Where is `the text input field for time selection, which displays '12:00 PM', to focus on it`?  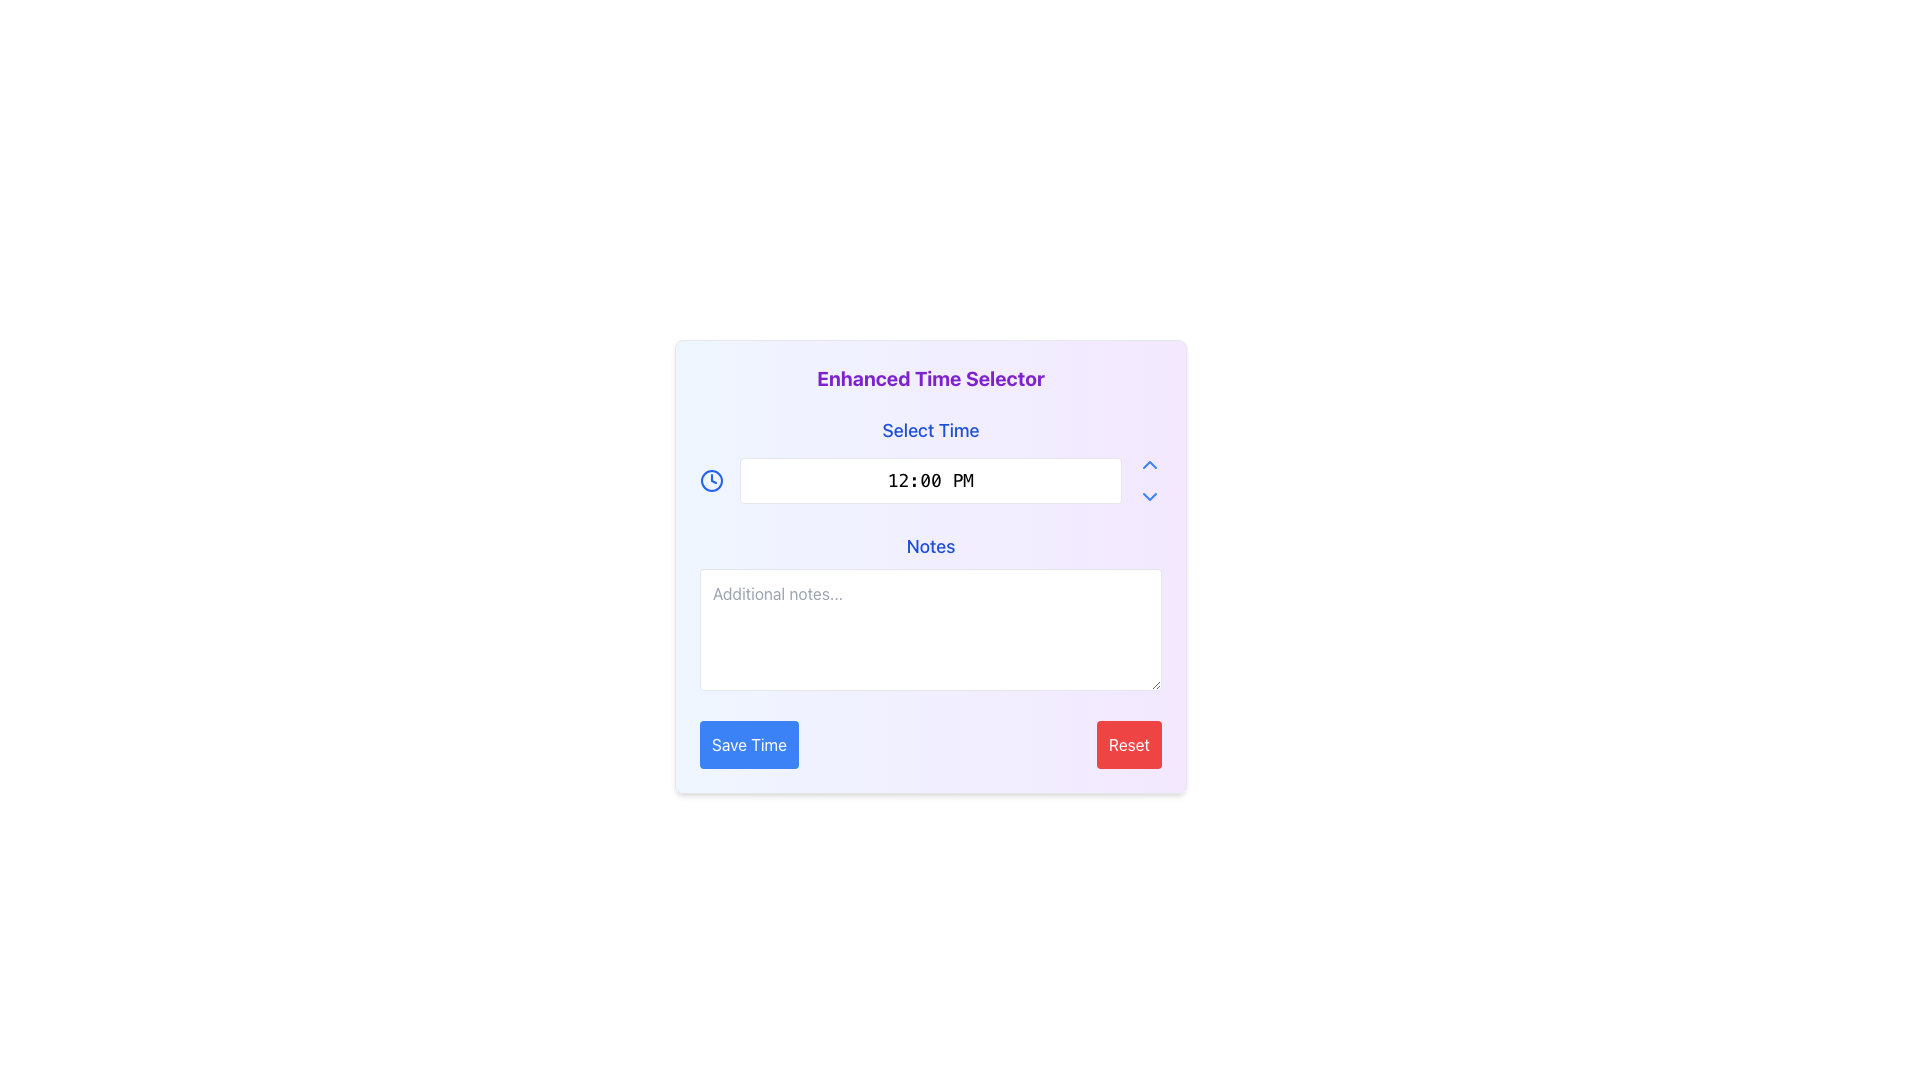
the text input field for time selection, which displays '12:00 PM', to focus on it is located at coordinates (930, 481).